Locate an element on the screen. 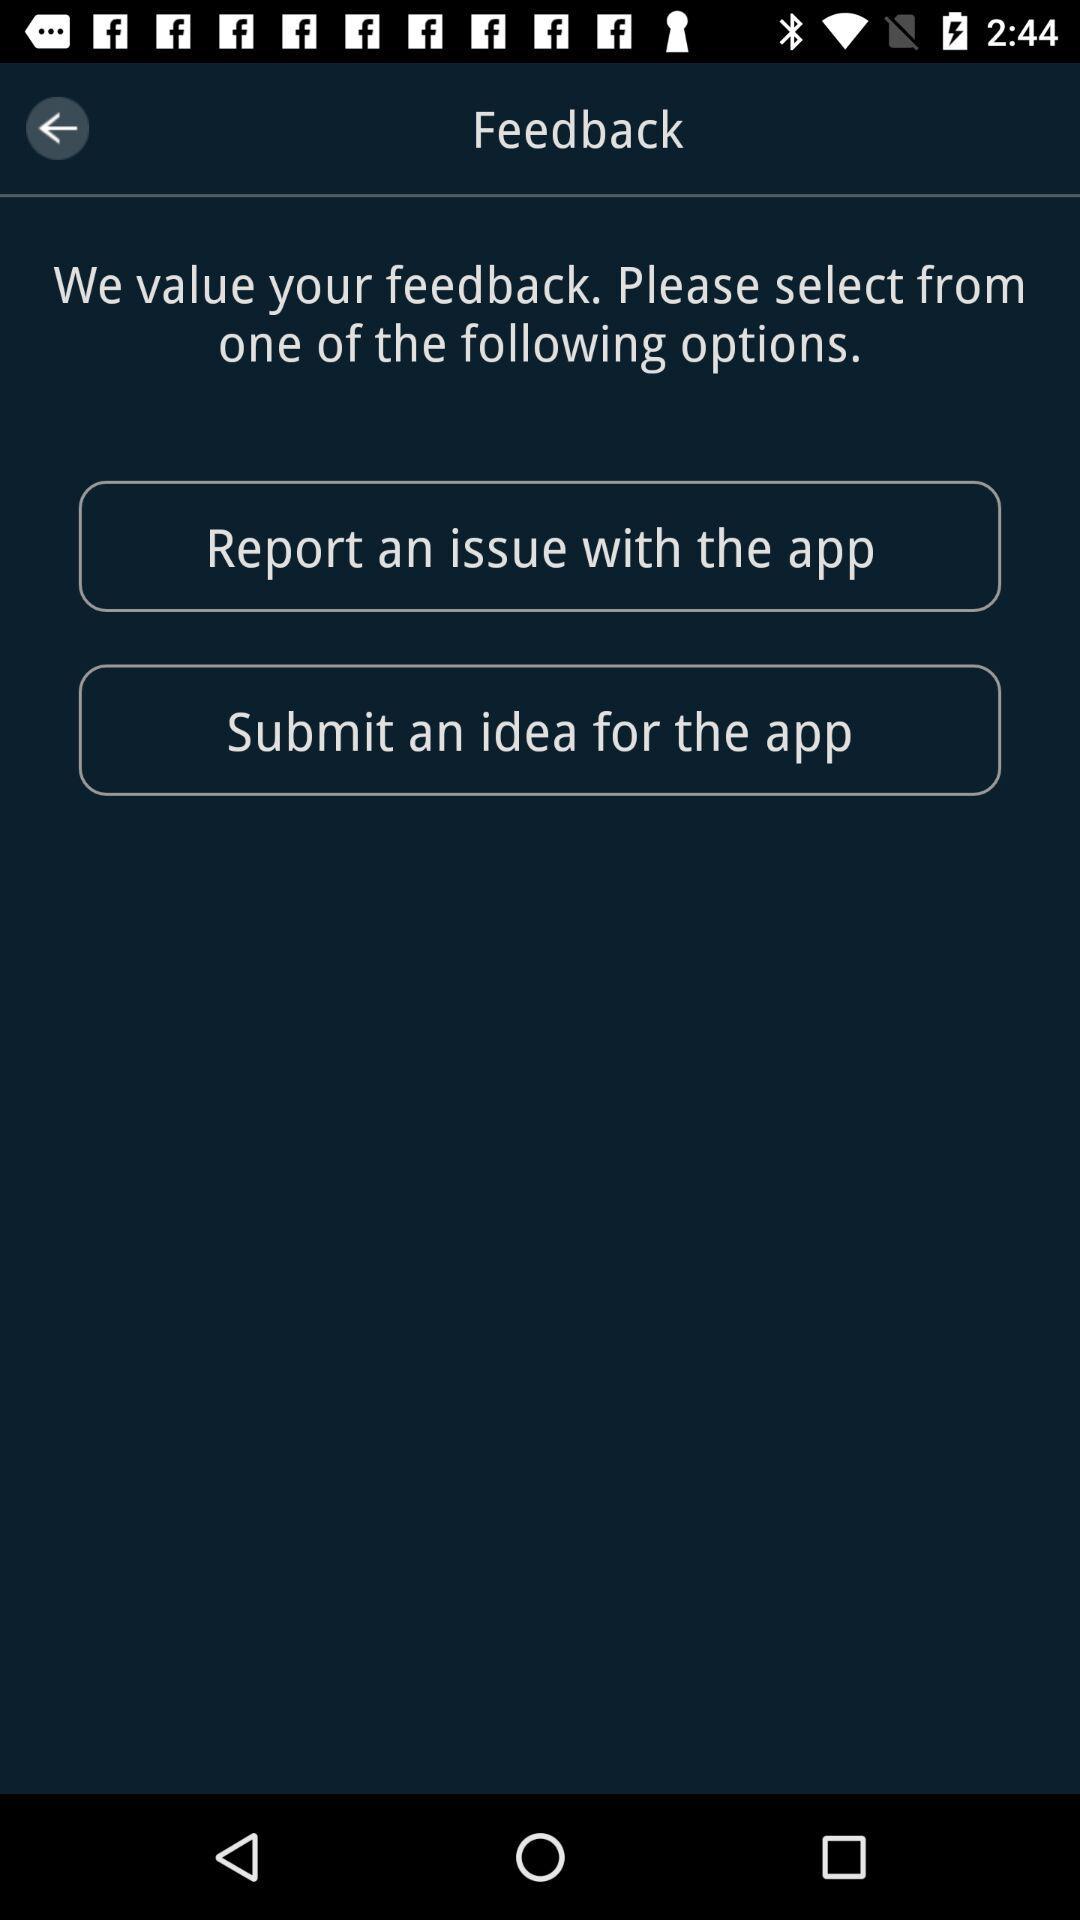  the arrow_backward icon is located at coordinates (56, 127).